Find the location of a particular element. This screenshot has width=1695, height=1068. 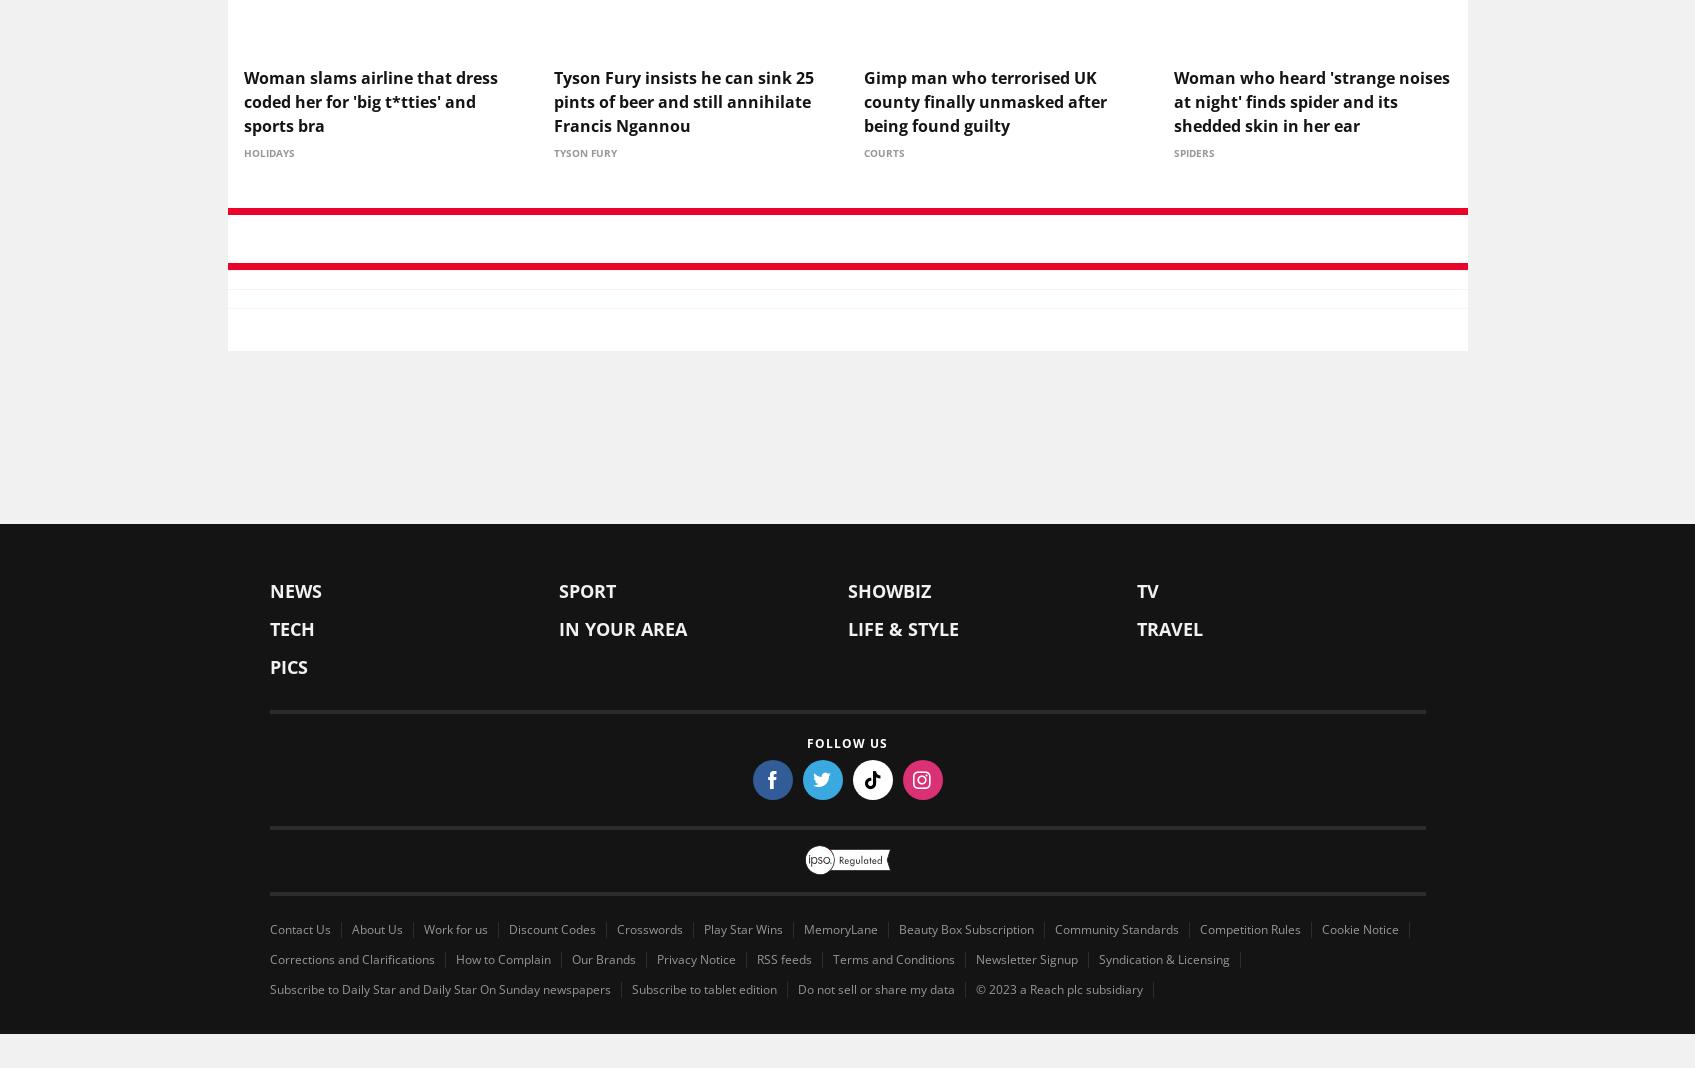

'Subscribe to Daily Star and Daily Star On Sunday newspapers' is located at coordinates (439, 993).